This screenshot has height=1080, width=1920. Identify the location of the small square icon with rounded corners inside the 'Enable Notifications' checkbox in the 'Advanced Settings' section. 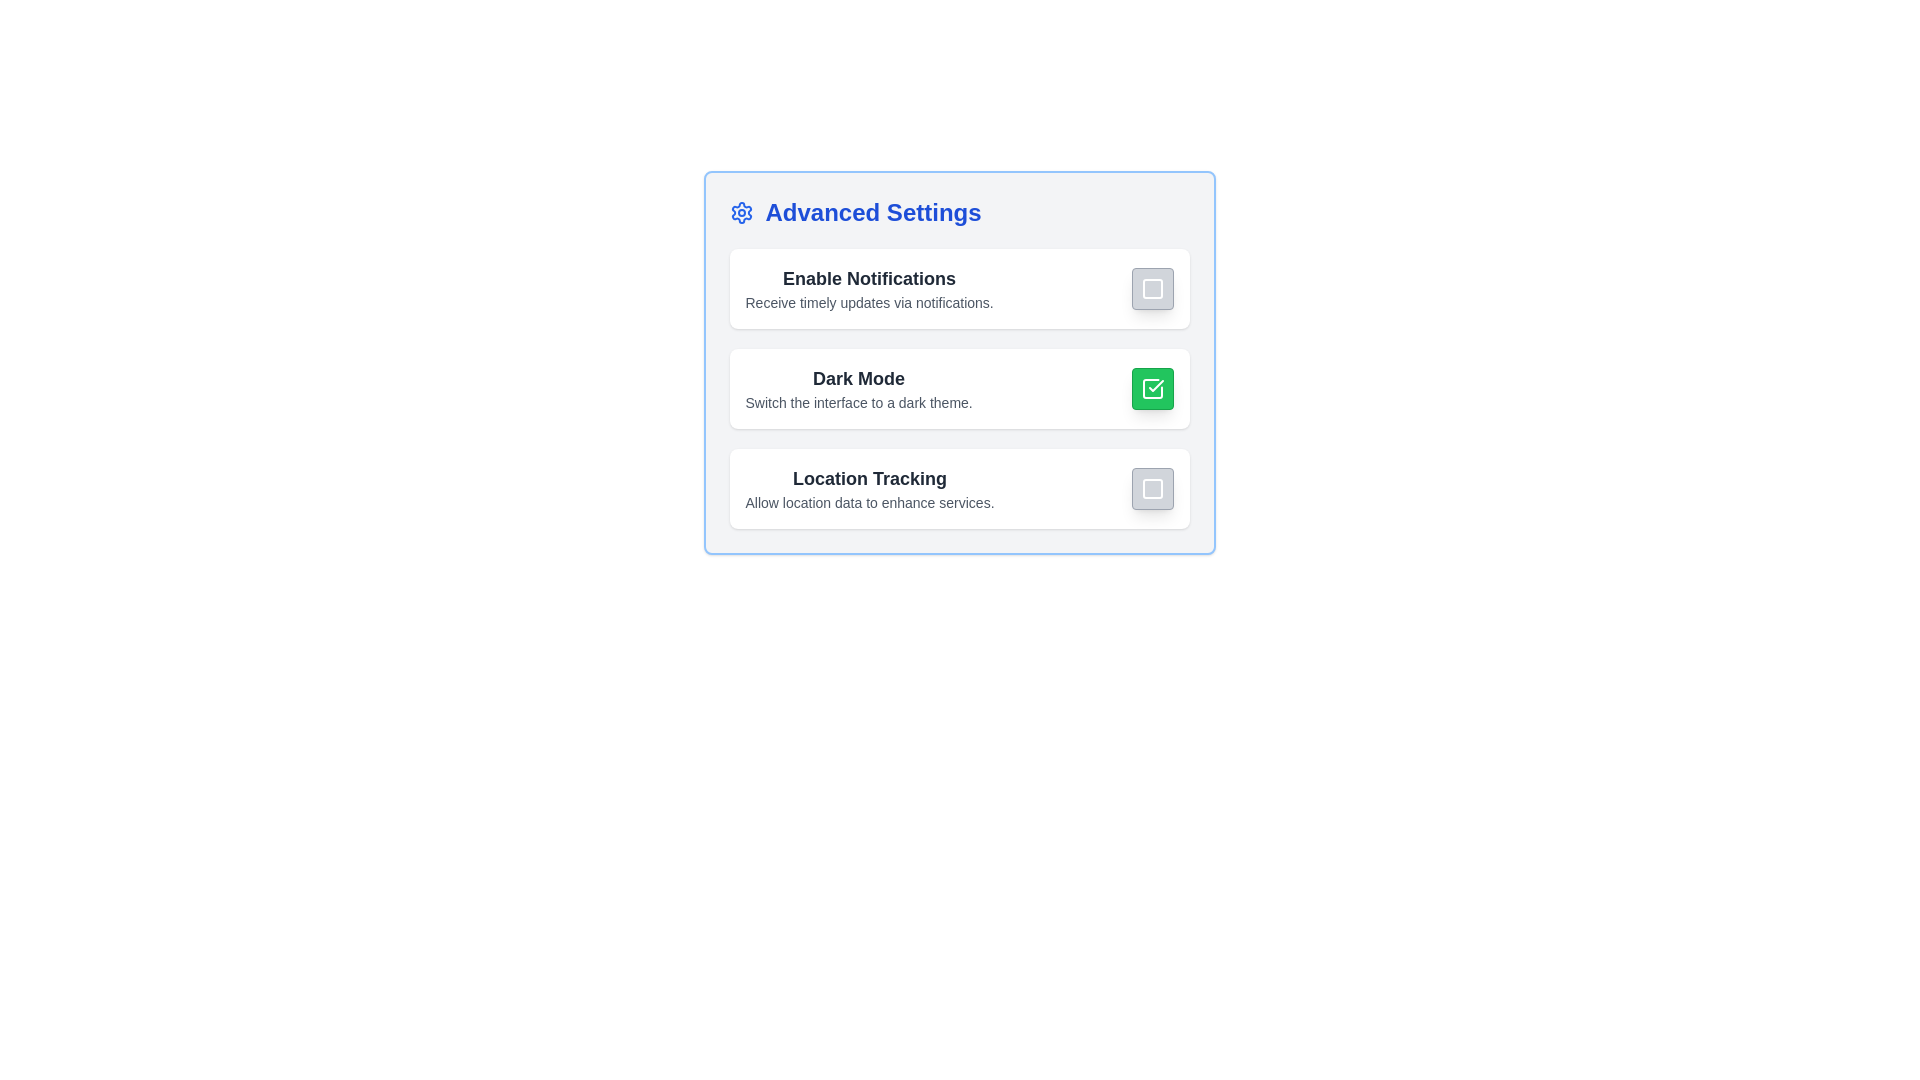
(1152, 289).